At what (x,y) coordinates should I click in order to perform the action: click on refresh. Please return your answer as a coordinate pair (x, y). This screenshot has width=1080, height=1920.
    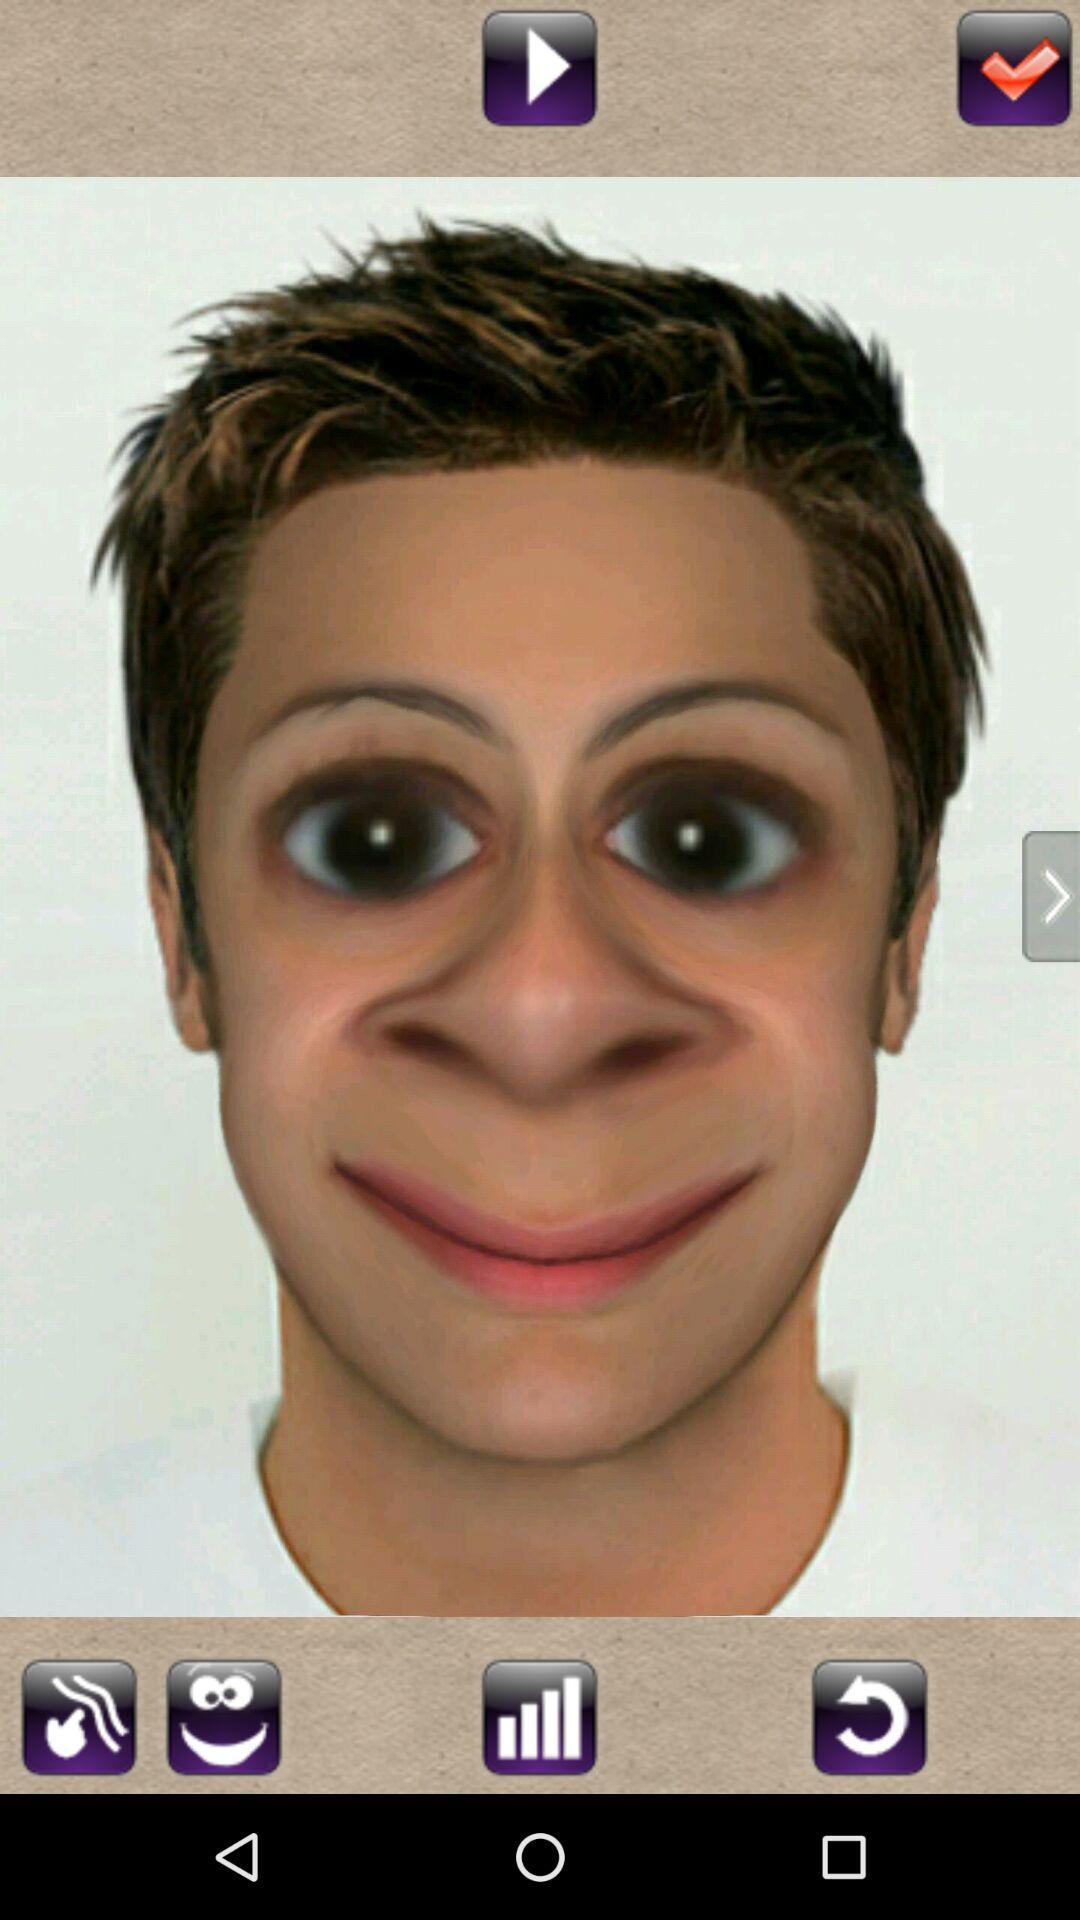
    Looking at the image, I should click on (868, 1713).